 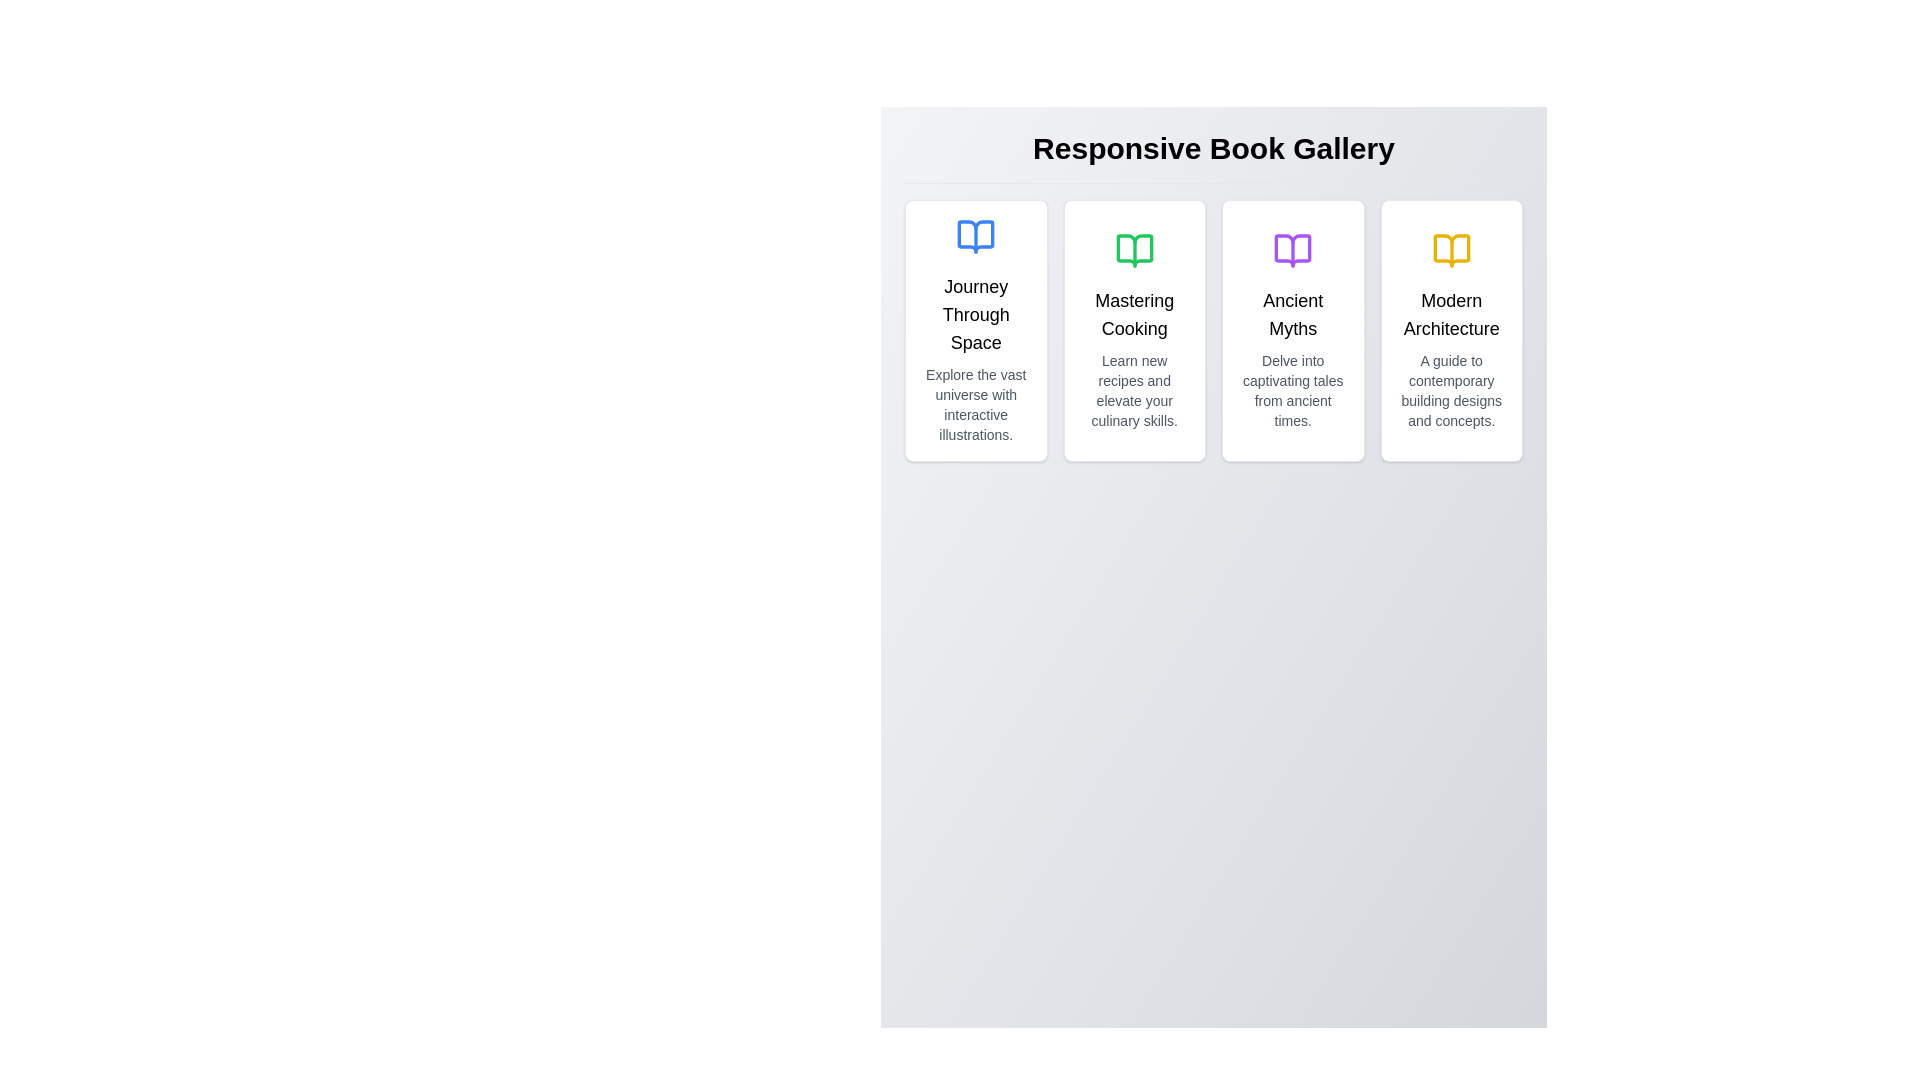 What do you see at coordinates (976, 405) in the screenshot?
I see `the text block that reads 'Explore the vast universe with interactive illustrations.' which is styled in smaller text size, gray color, and centered alignment, located beneath the title 'Journey Through Space' in the first card of a grid layout` at bounding box center [976, 405].